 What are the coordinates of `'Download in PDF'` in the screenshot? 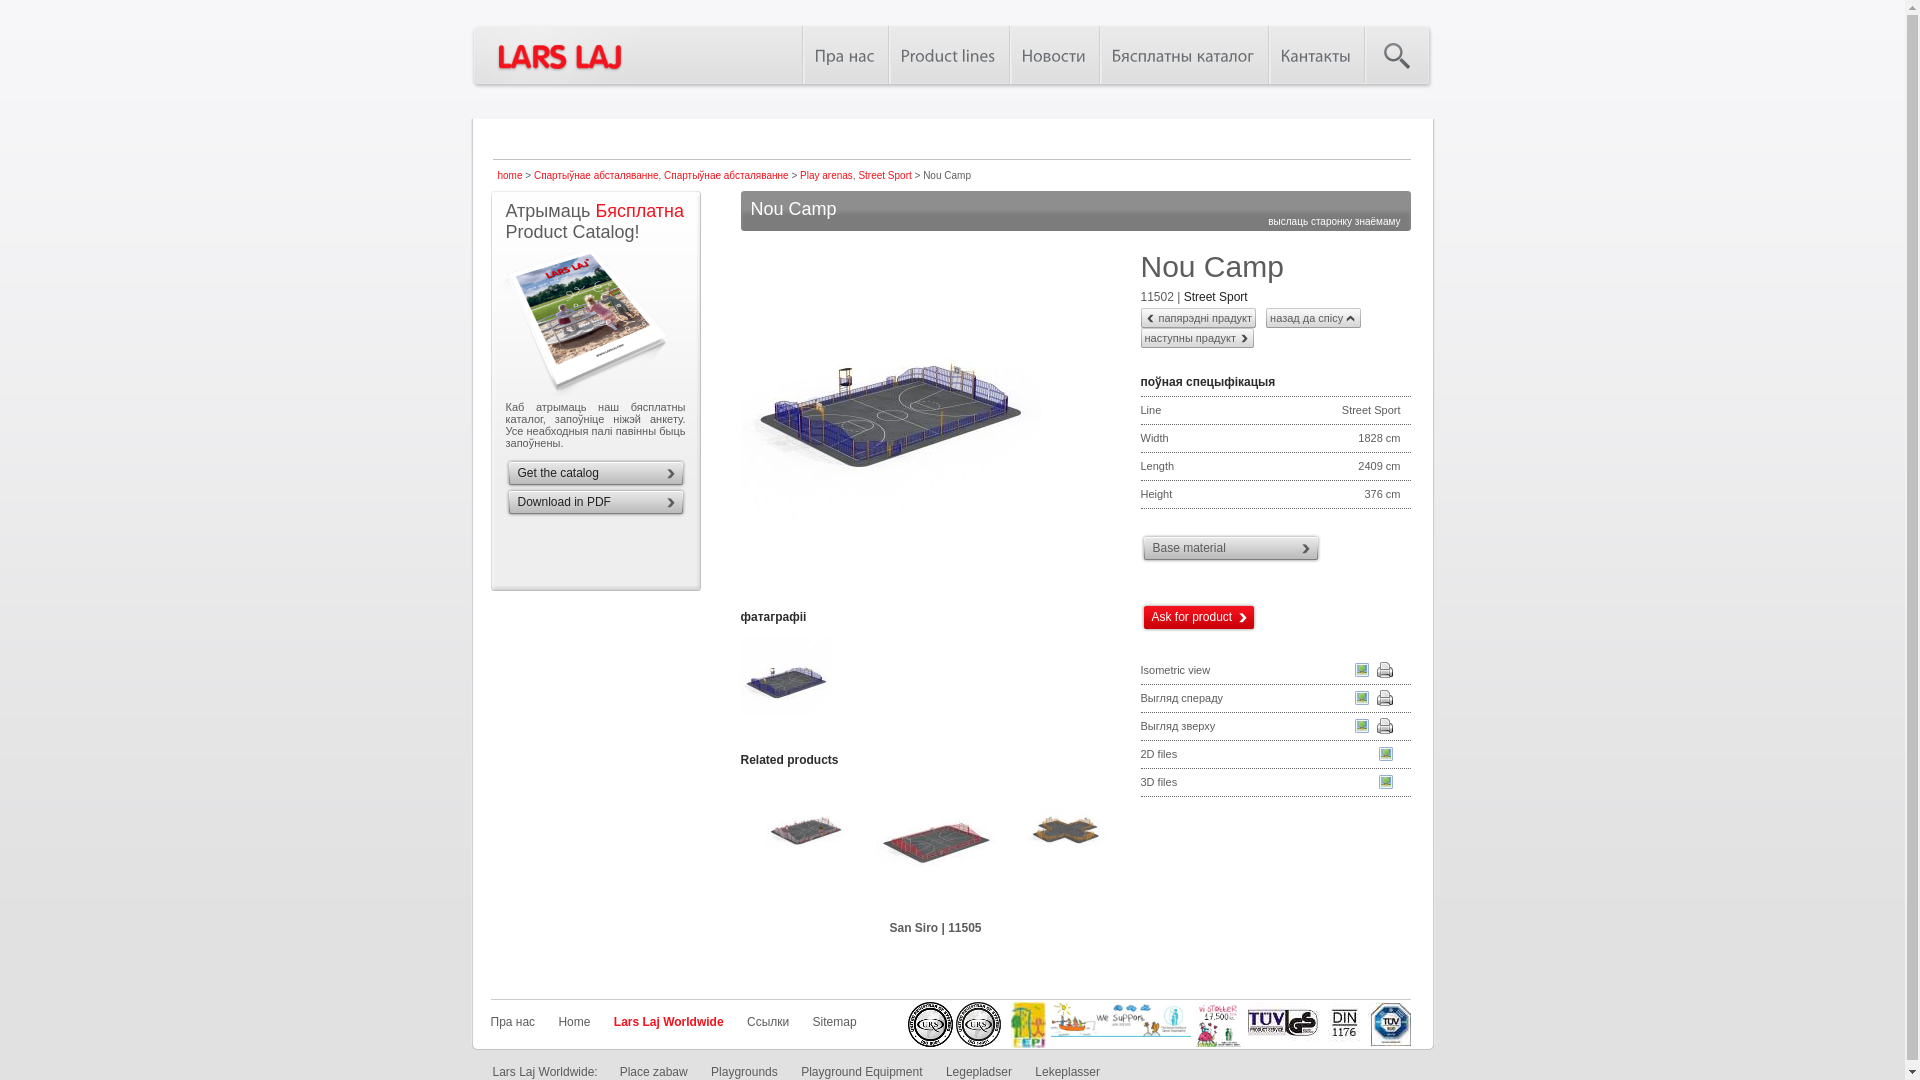 It's located at (600, 501).